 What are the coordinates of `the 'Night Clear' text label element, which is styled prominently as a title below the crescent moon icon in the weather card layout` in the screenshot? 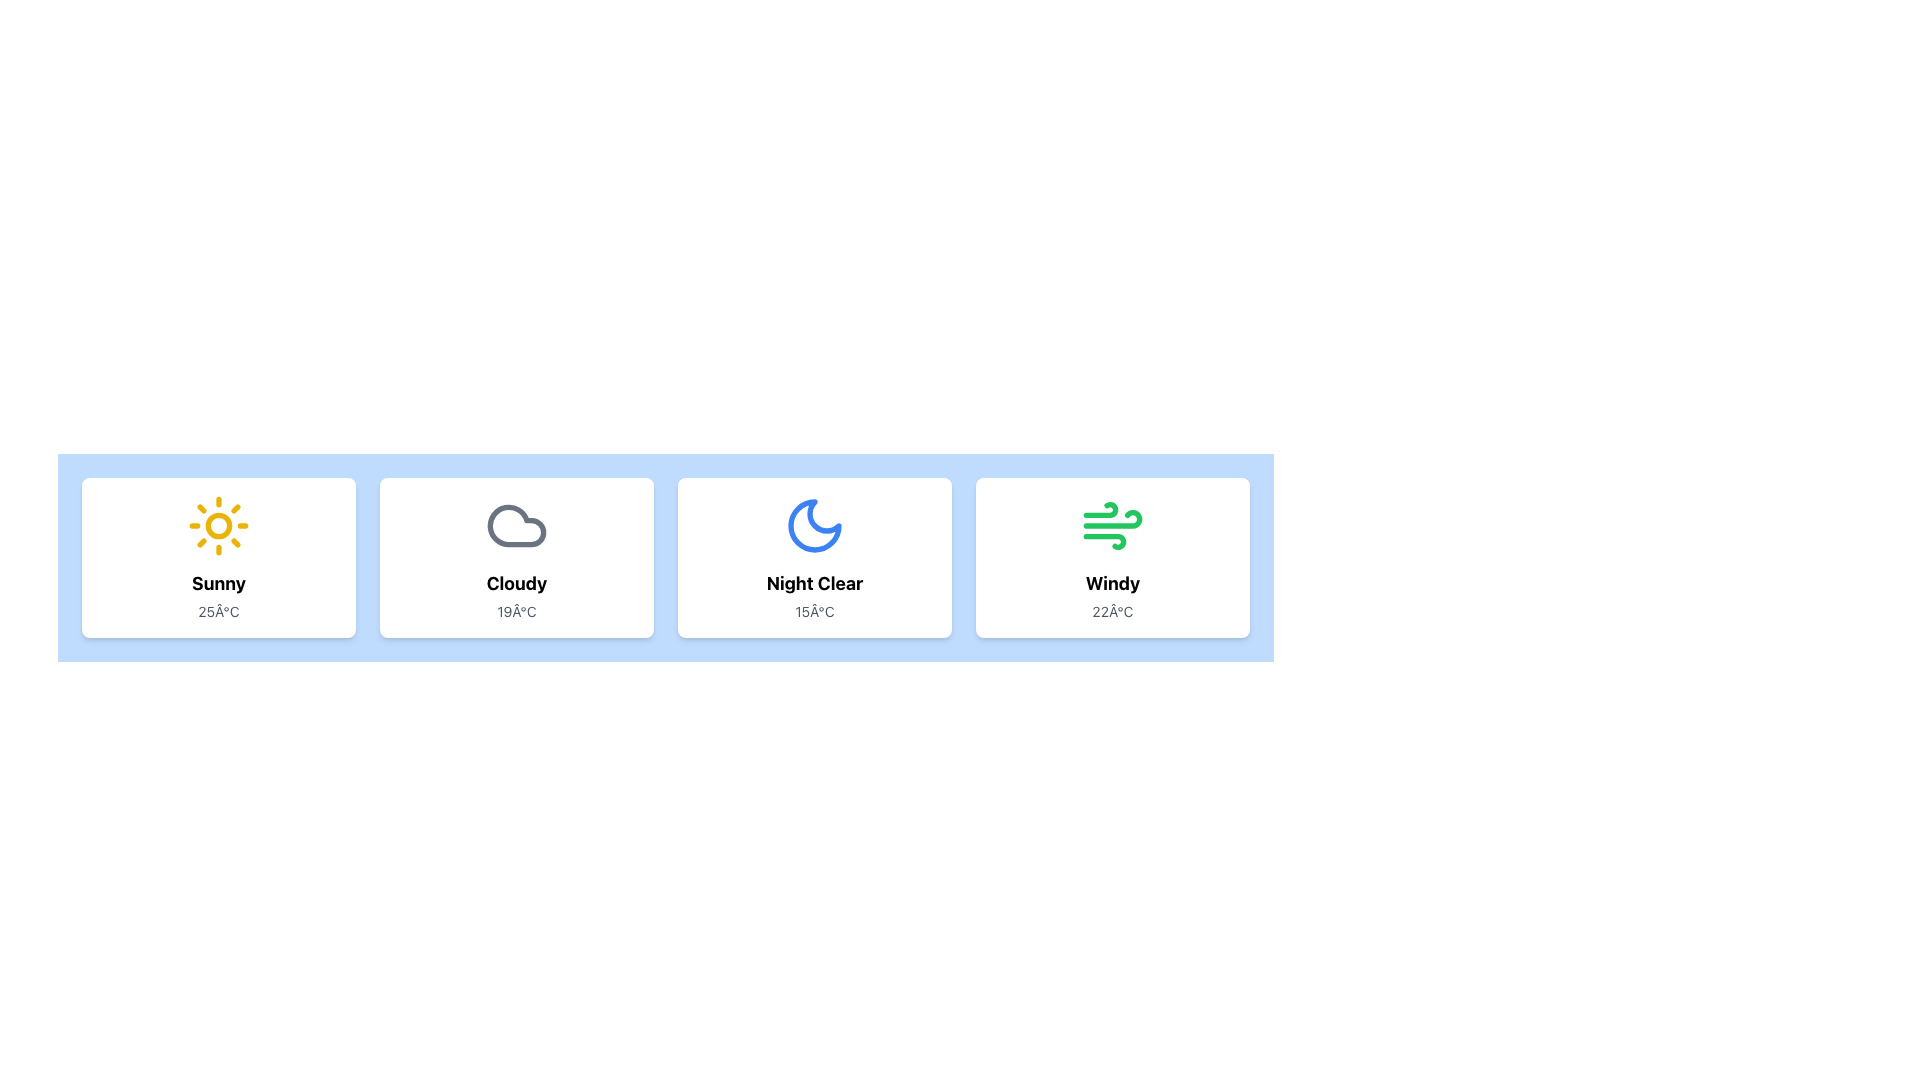 It's located at (815, 583).